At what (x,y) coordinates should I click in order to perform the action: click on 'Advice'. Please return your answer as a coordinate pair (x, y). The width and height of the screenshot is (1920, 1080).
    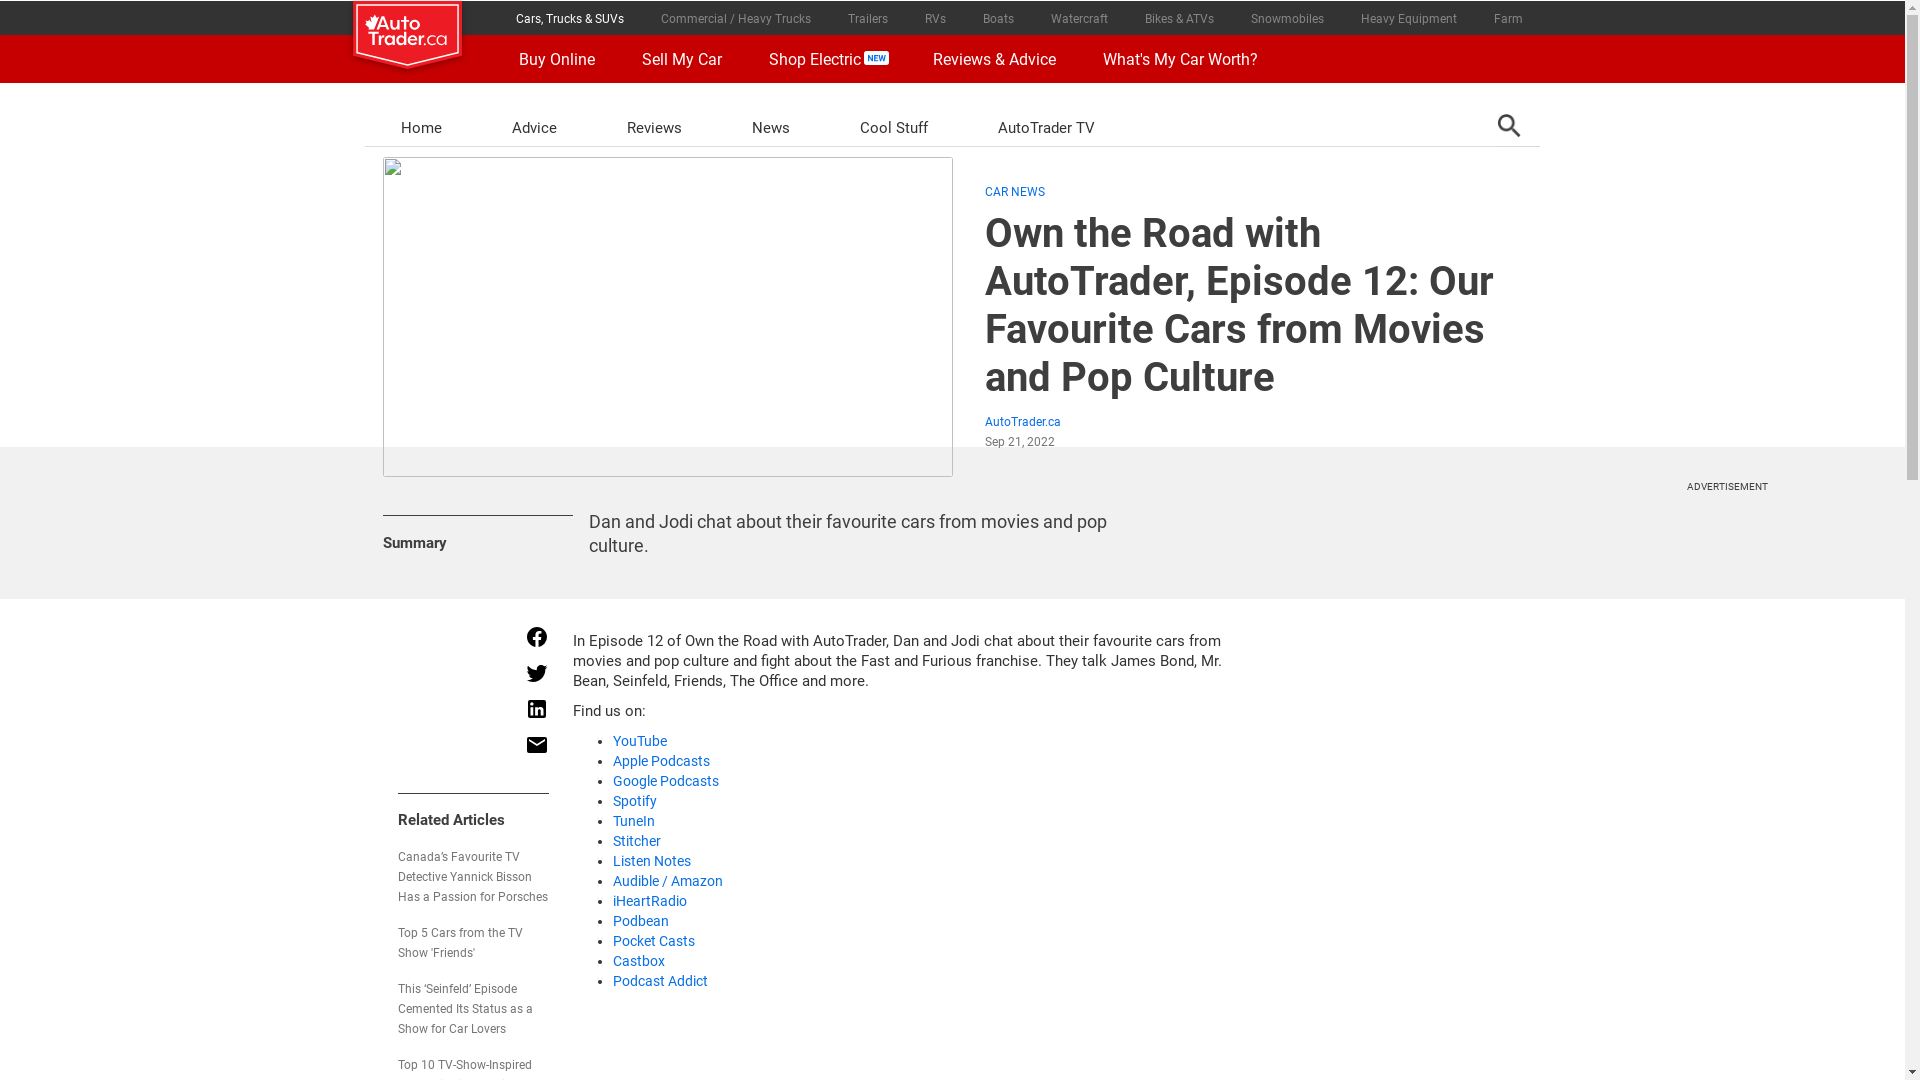
    Looking at the image, I should click on (534, 127).